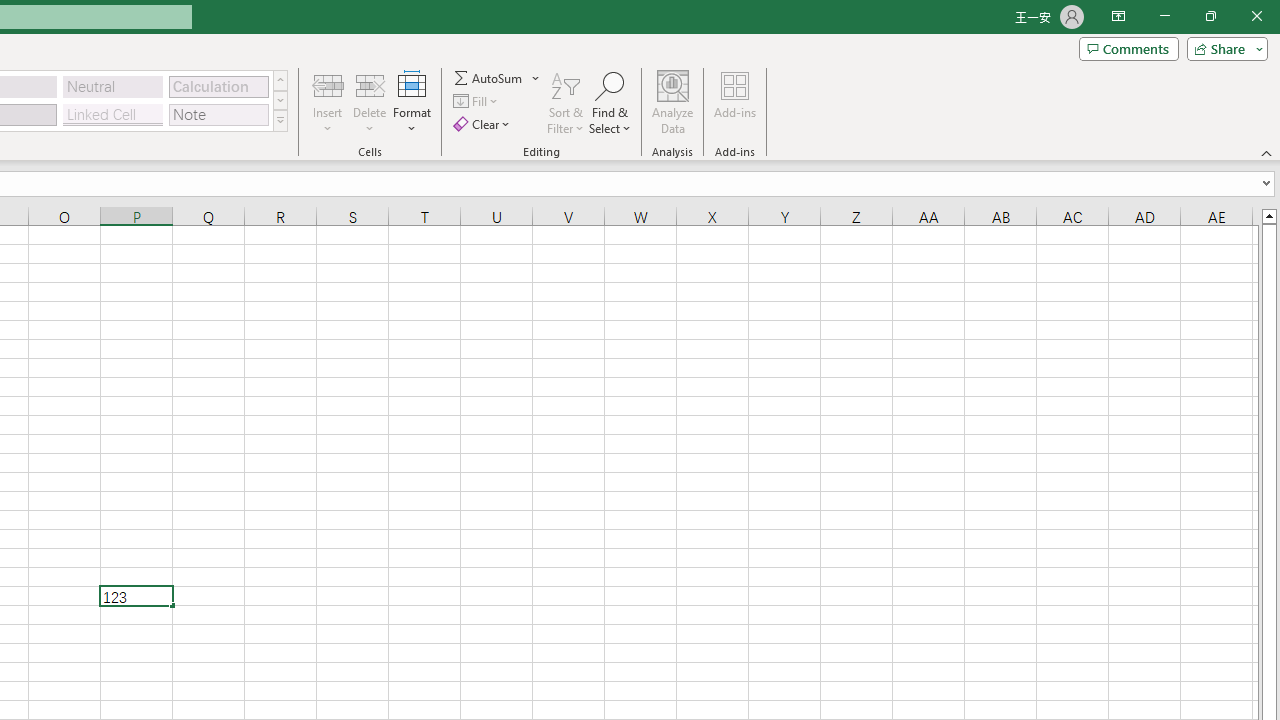  What do you see at coordinates (1222, 47) in the screenshot?
I see `'Share'` at bounding box center [1222, 47].